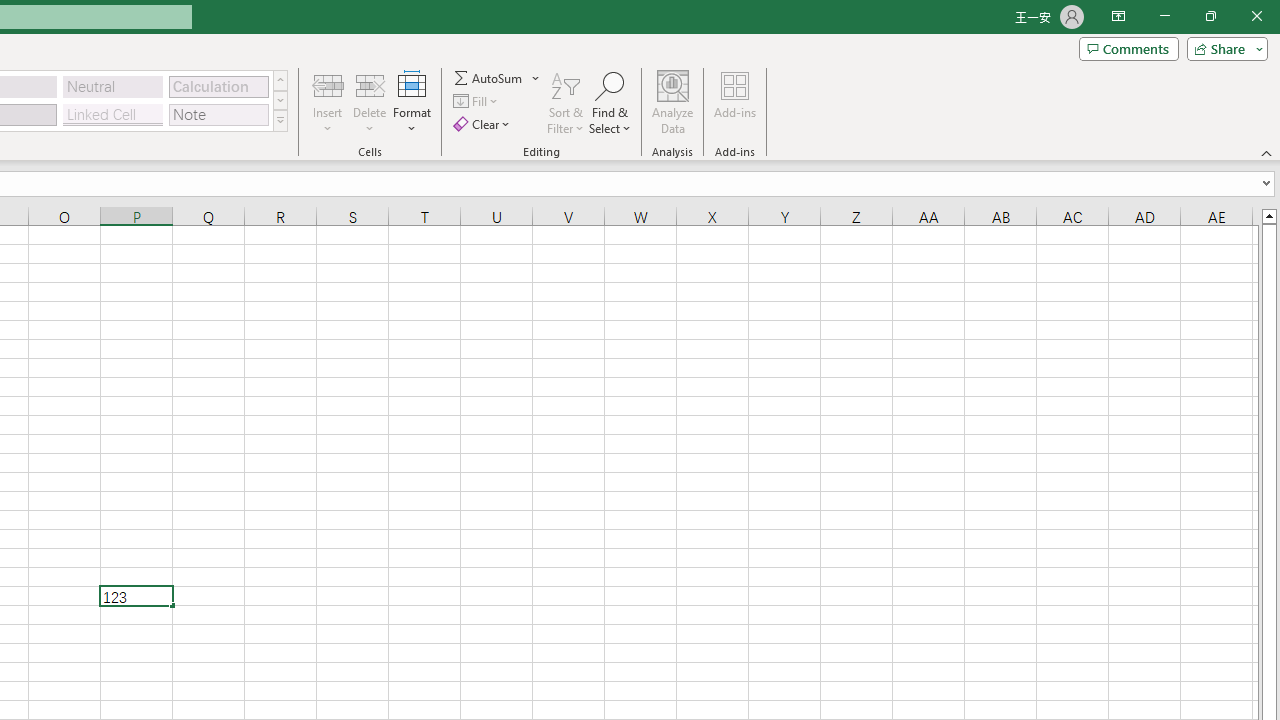  What do you see at coordinates (1222, 47) in the screenshot?
I see `'Share'` at bounding box center [1222, 47].